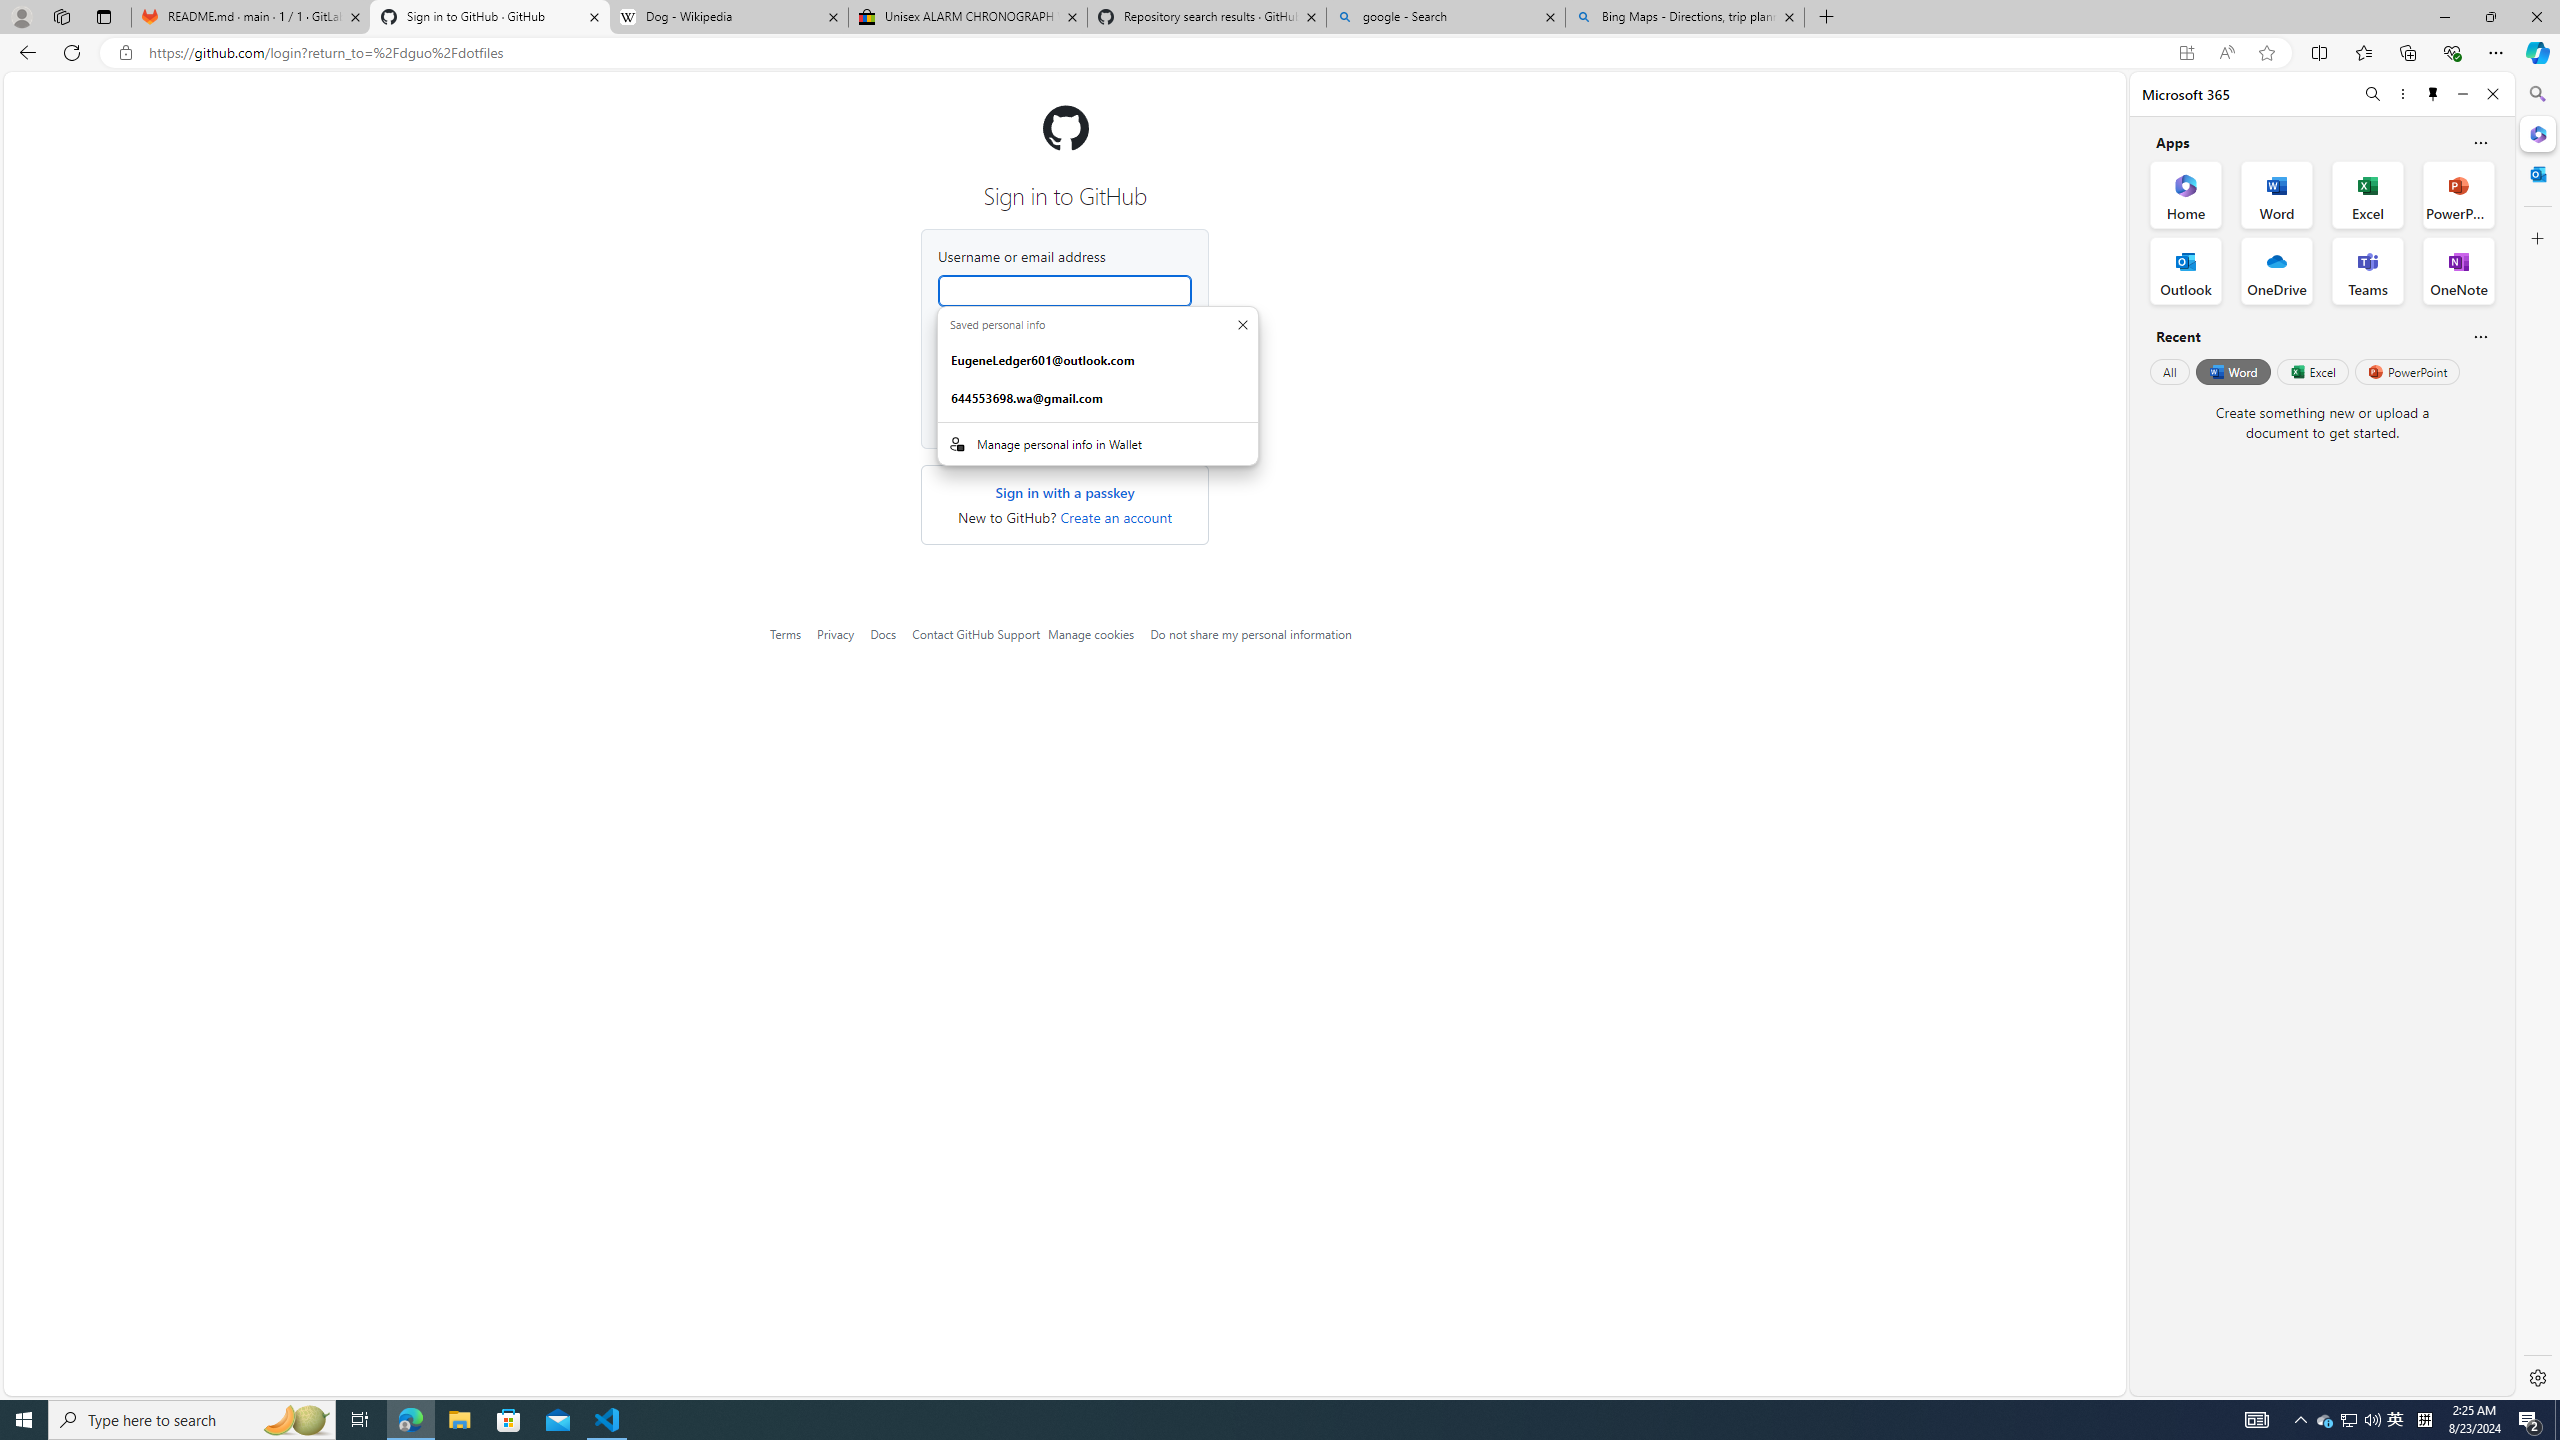  Describe the element at coordinates (1063, 491) in the screenshot. I see `'Sign in with a passkey'` at that location.